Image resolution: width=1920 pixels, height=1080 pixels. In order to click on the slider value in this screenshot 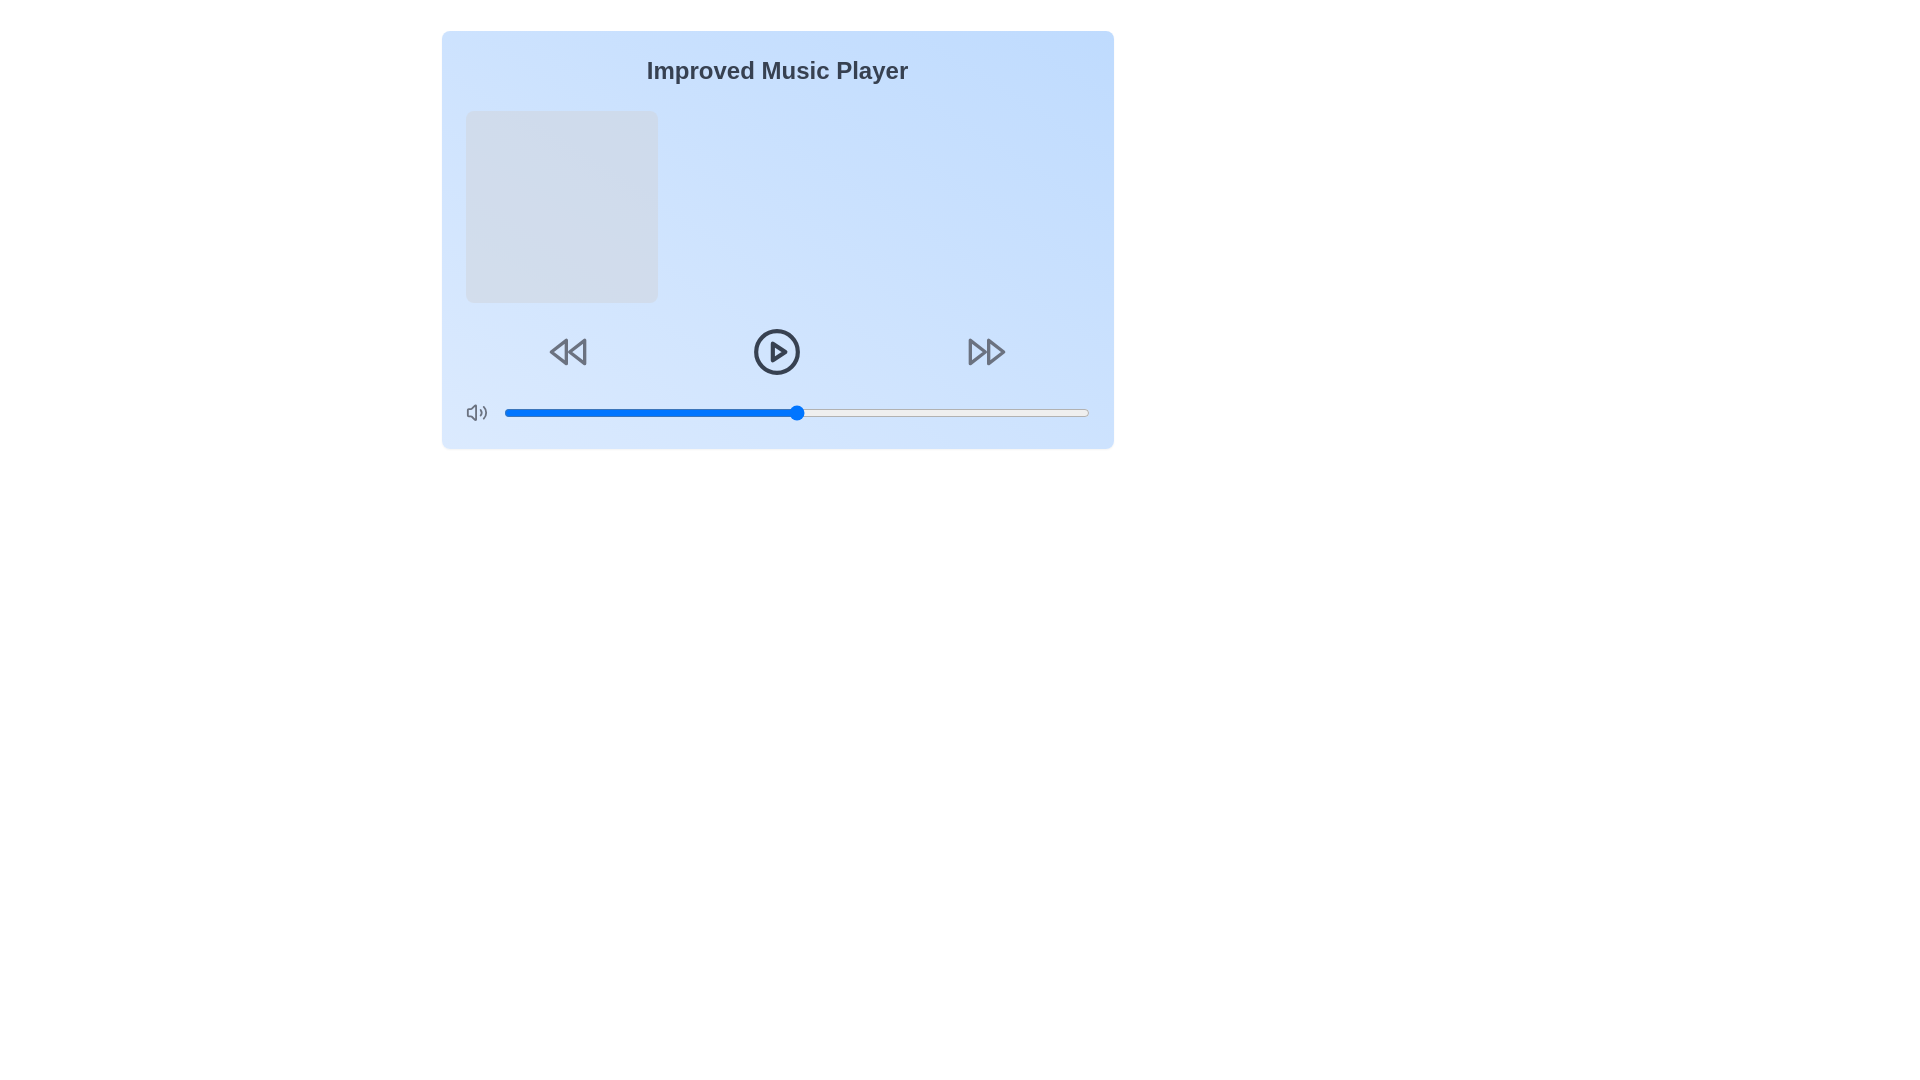, I will do `click(754, 411)`.